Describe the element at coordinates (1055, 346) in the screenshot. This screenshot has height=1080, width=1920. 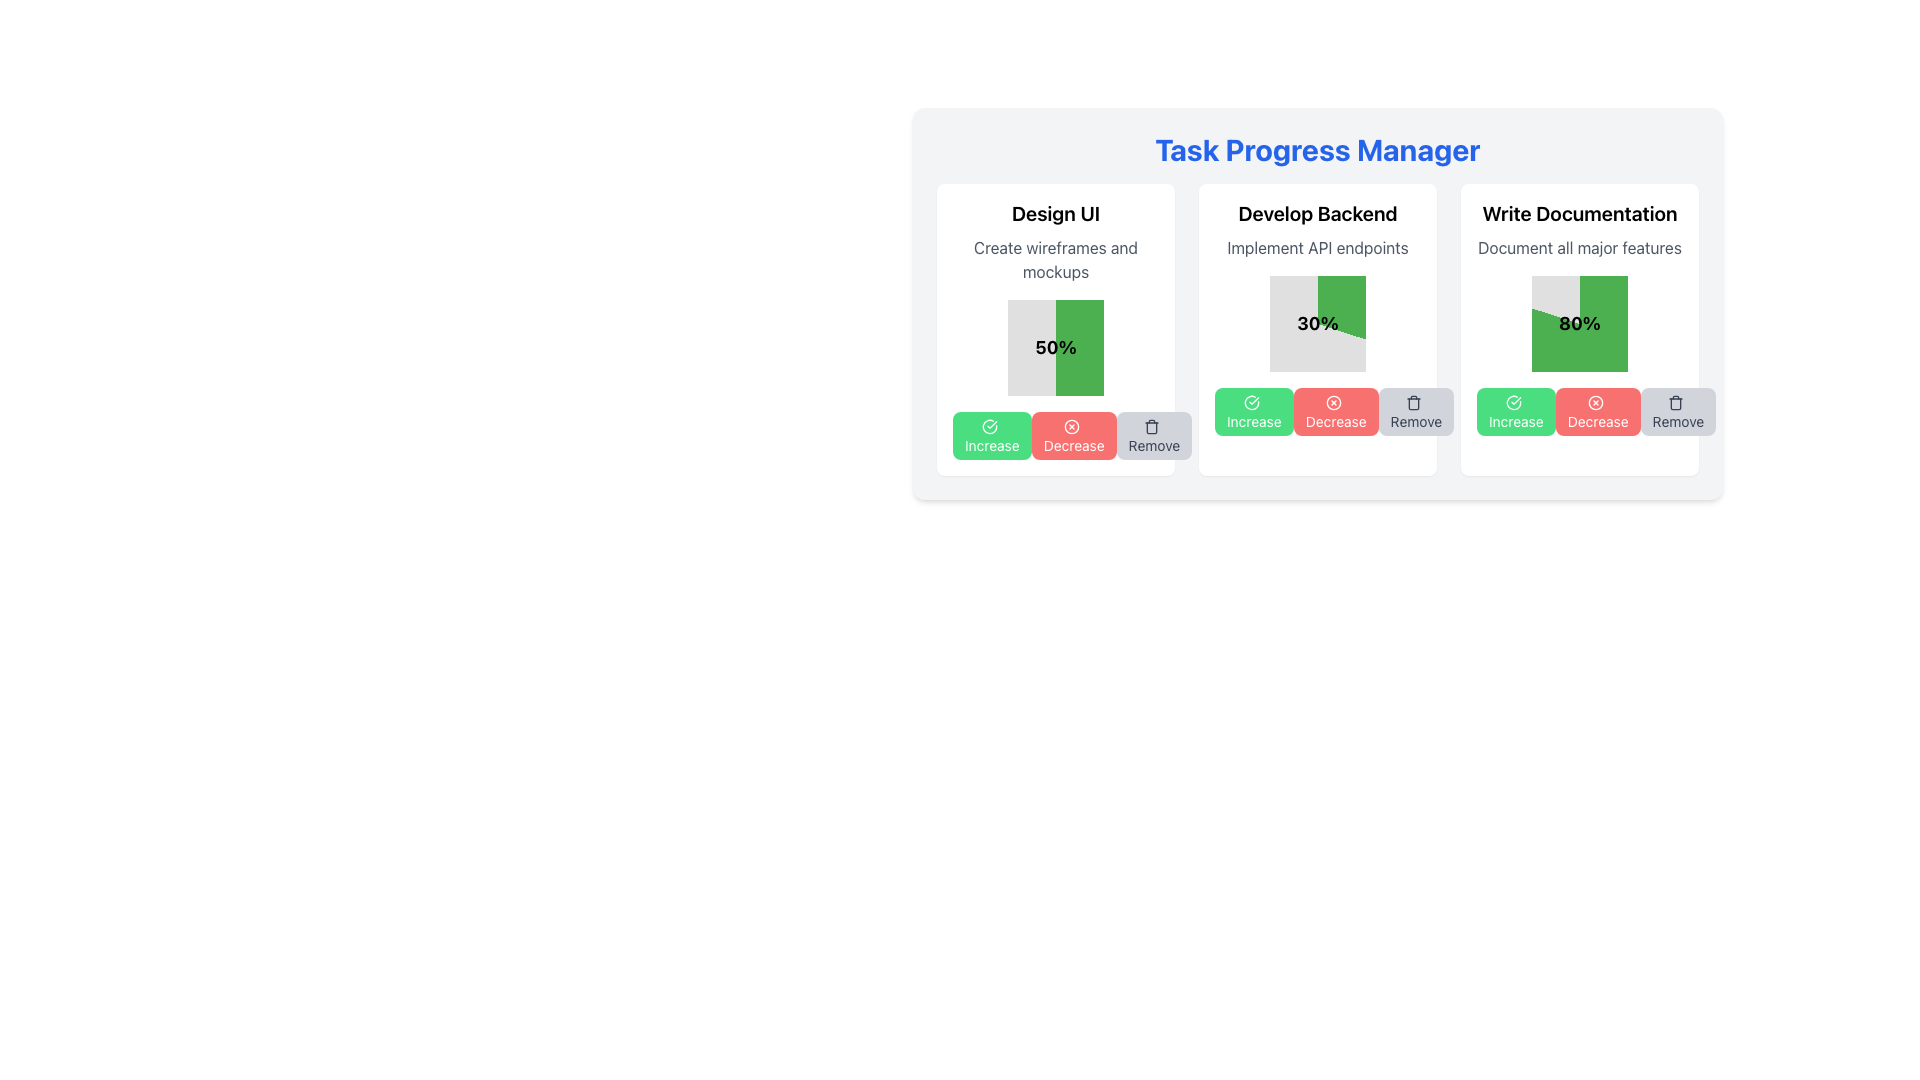
I see `the circular progress indicator that visually communicates a 50% completion status, located centrally within the 'Design UI' card between the text 'Create wireframes and mockups' and the control buttons below` at that location.